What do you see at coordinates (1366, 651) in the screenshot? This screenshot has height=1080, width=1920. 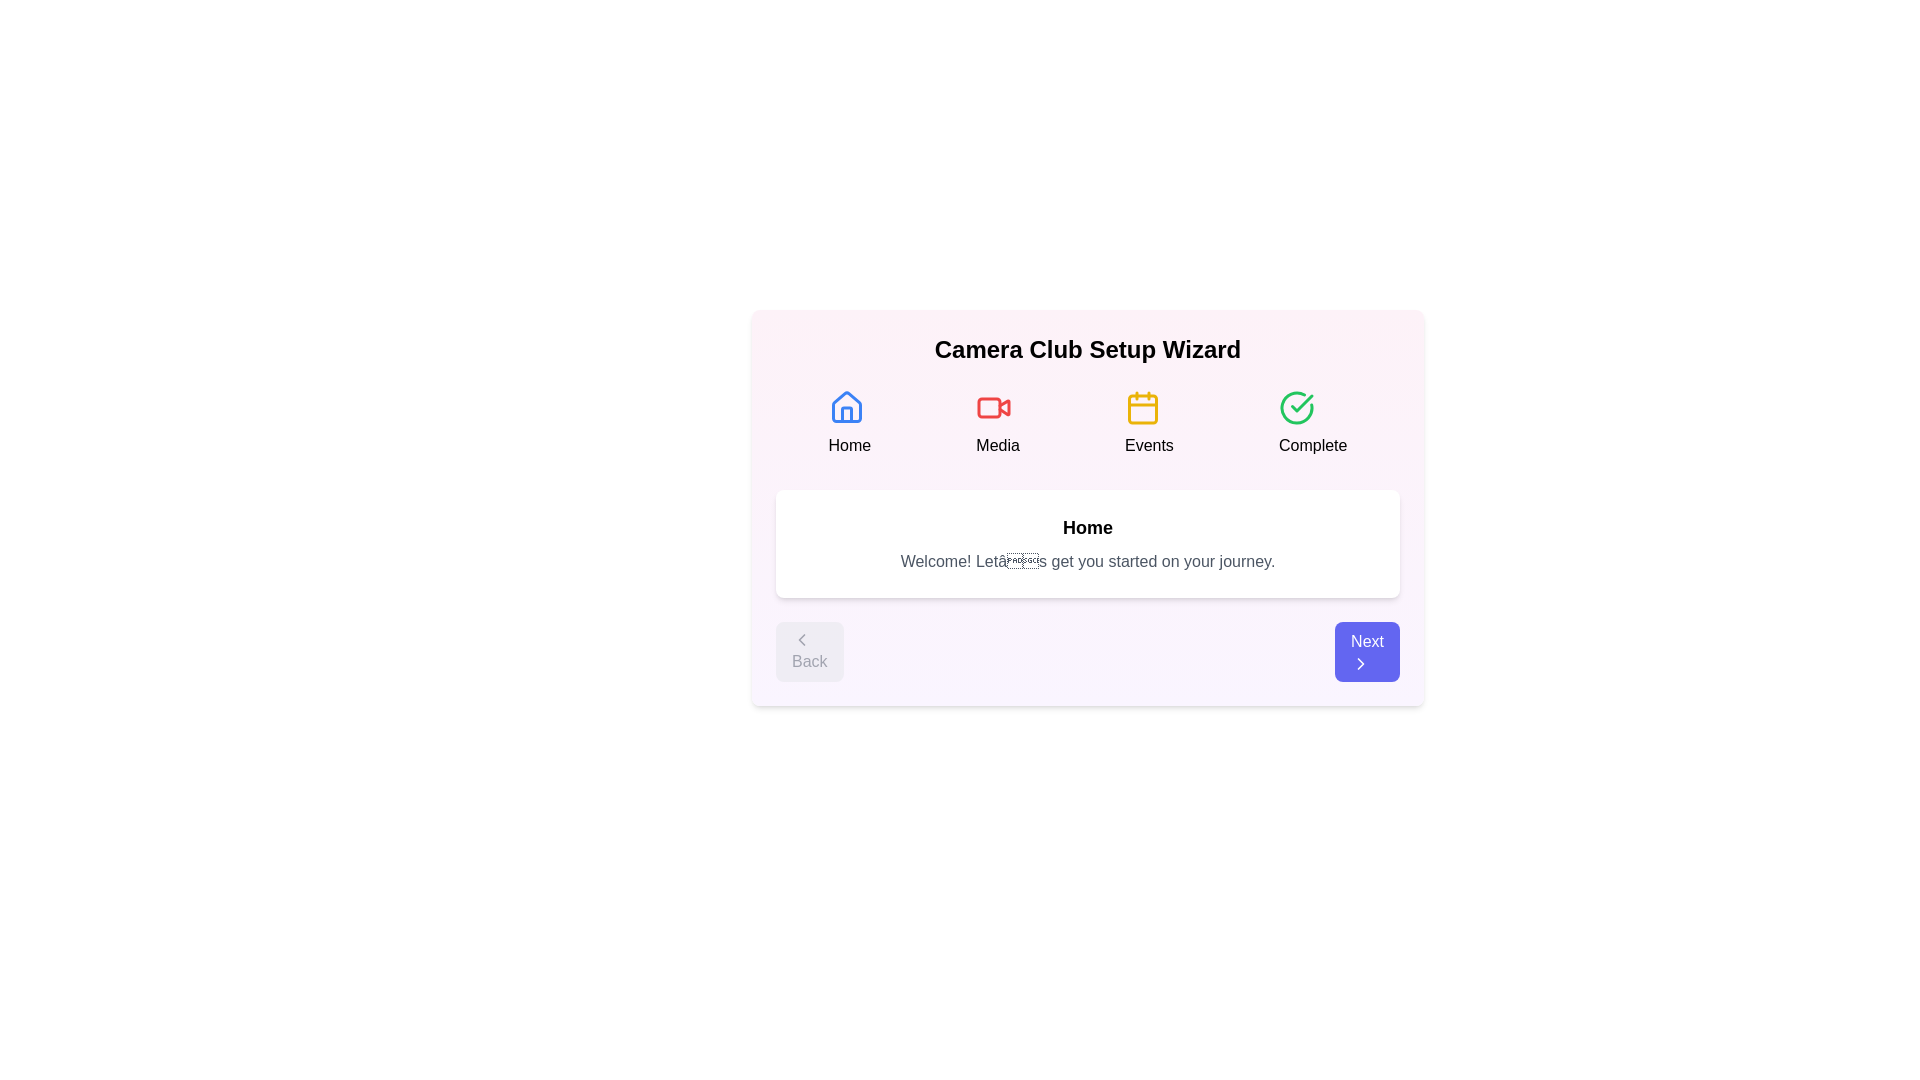 I see `the 'Next' button to proceed to the next step` at bounding box center [1366, 651].